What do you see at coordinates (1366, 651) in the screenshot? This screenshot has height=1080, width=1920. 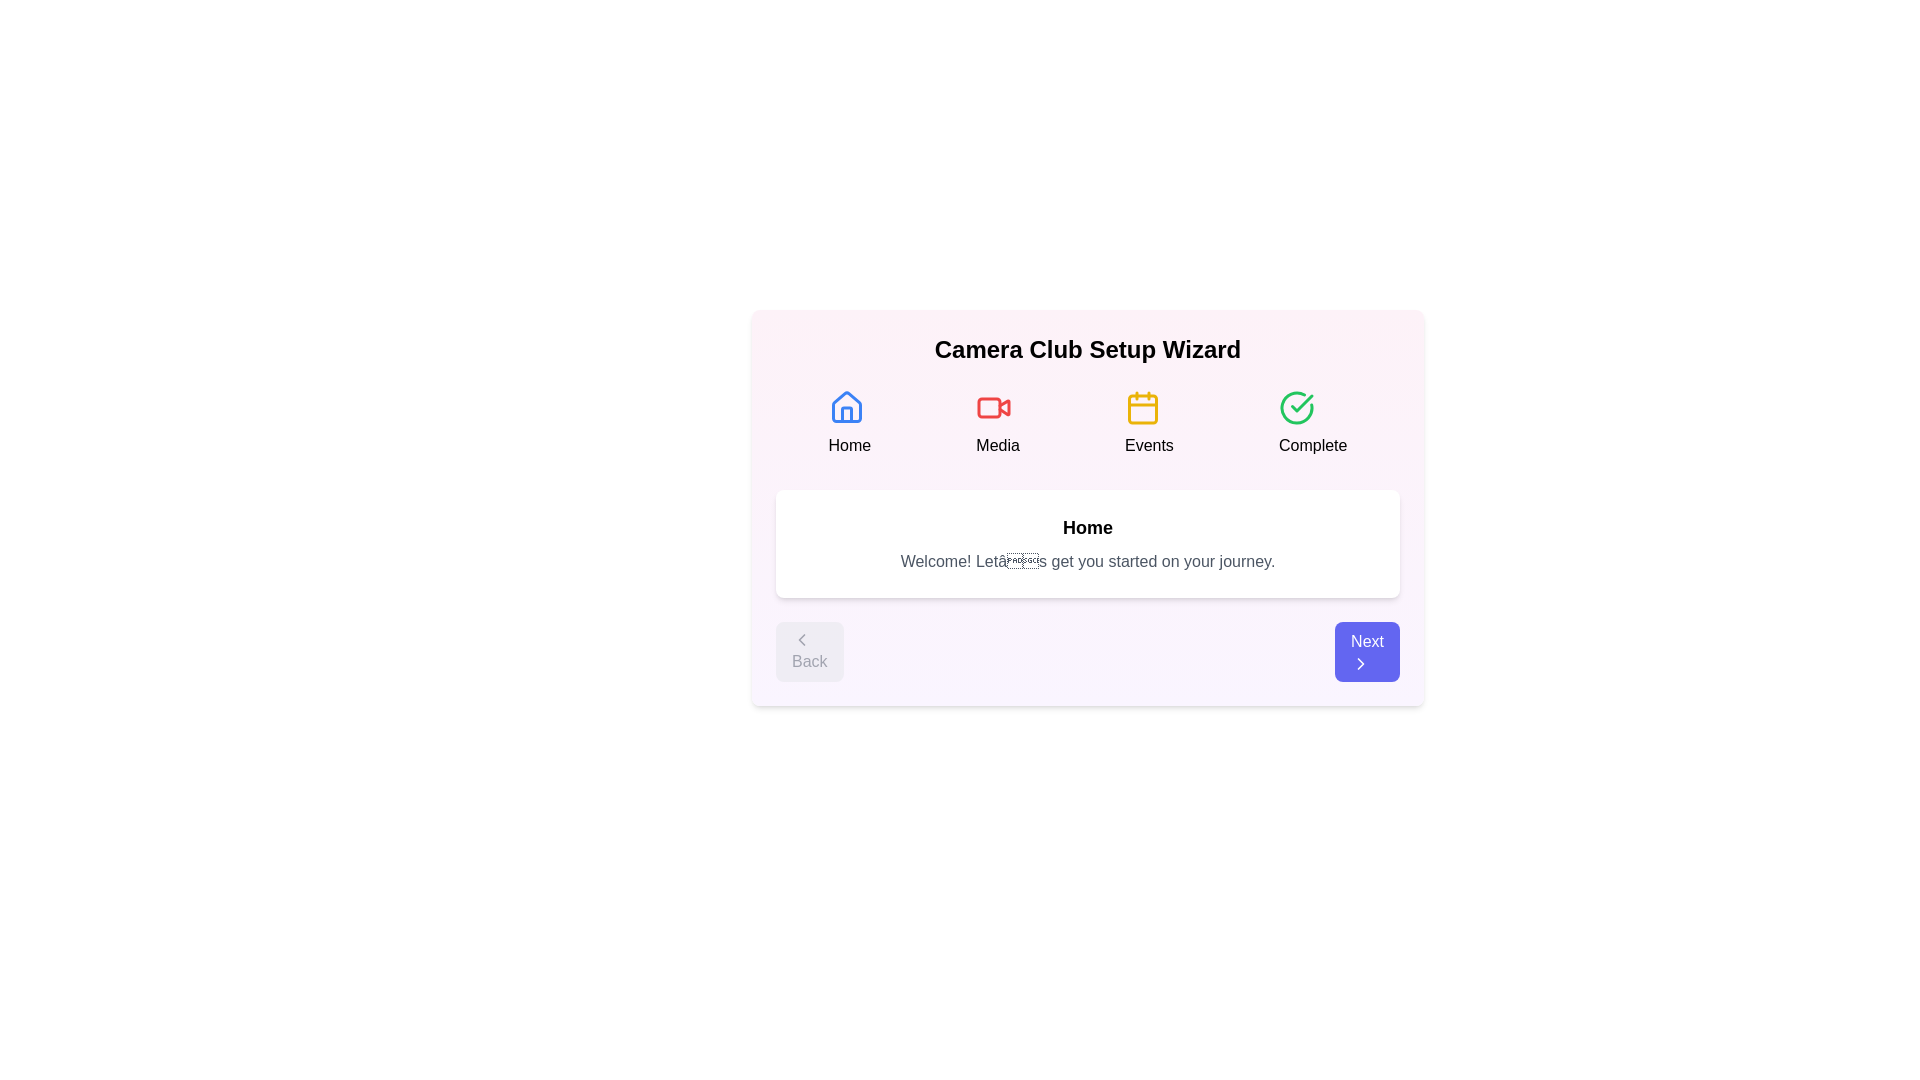 I see `the 'Next' button to proceed to the next step` at bounding box center [1366, 651].